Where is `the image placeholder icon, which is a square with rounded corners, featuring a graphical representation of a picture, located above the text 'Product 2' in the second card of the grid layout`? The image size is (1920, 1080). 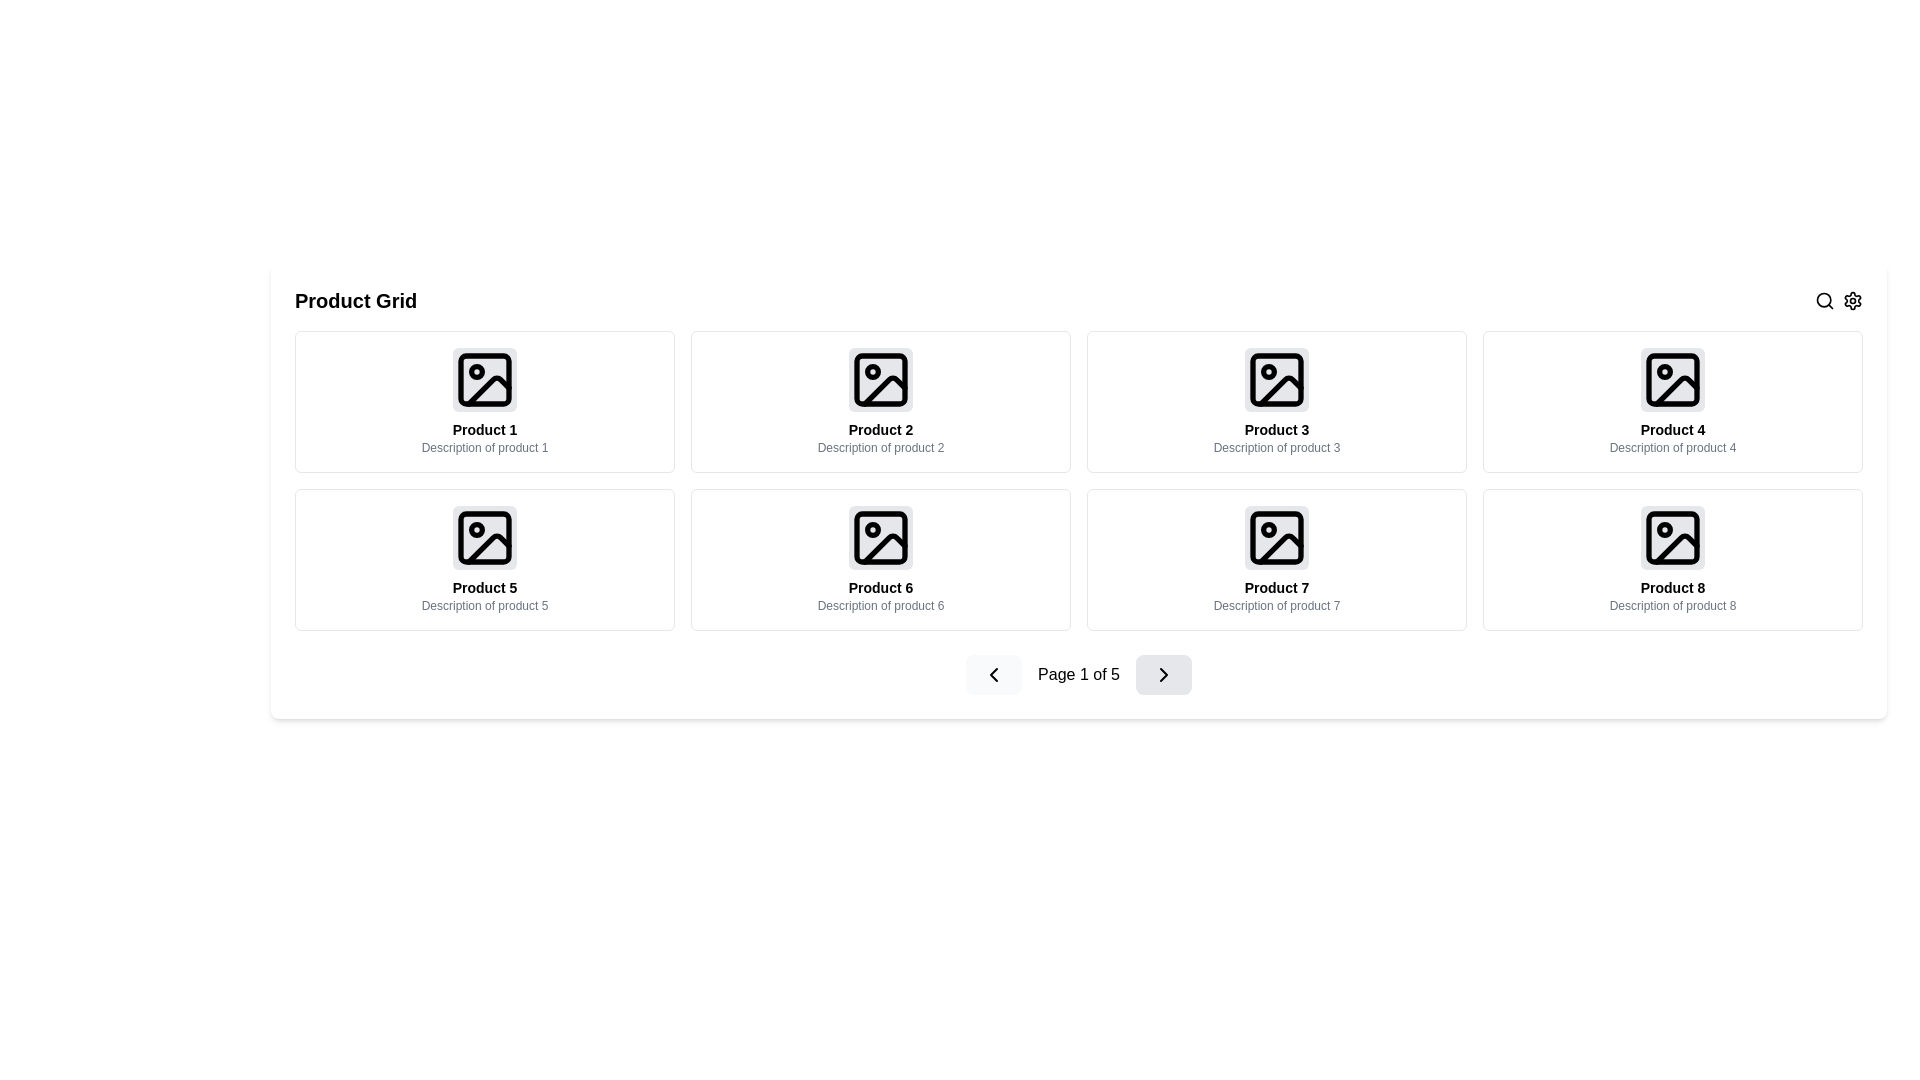
the image placeholder icon, which is a square with rounded corners, featuring a graphical representation of a picture, located above the text 'Product 2' in the second card of the grid layout is located at coordinates (880, 380).